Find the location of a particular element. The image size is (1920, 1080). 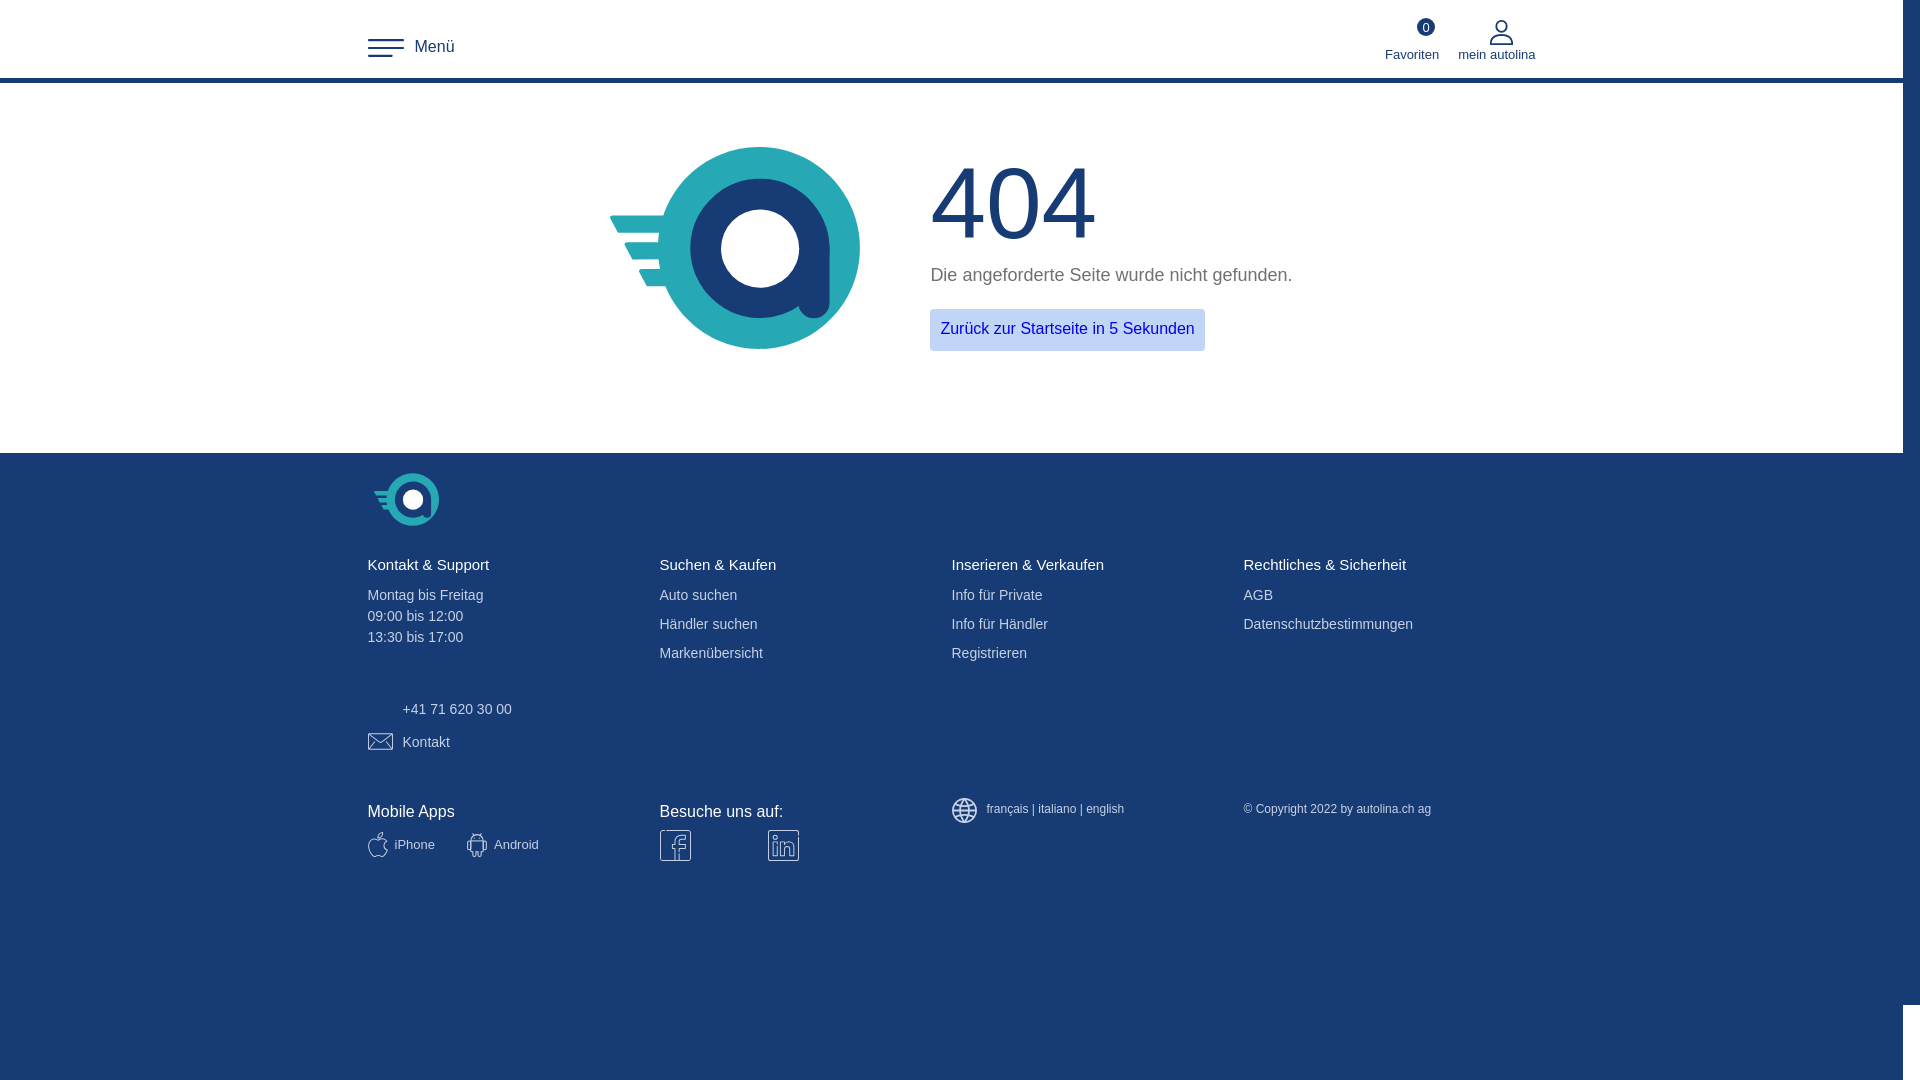

'Auto suchen' is located at coordinates (653, 593).